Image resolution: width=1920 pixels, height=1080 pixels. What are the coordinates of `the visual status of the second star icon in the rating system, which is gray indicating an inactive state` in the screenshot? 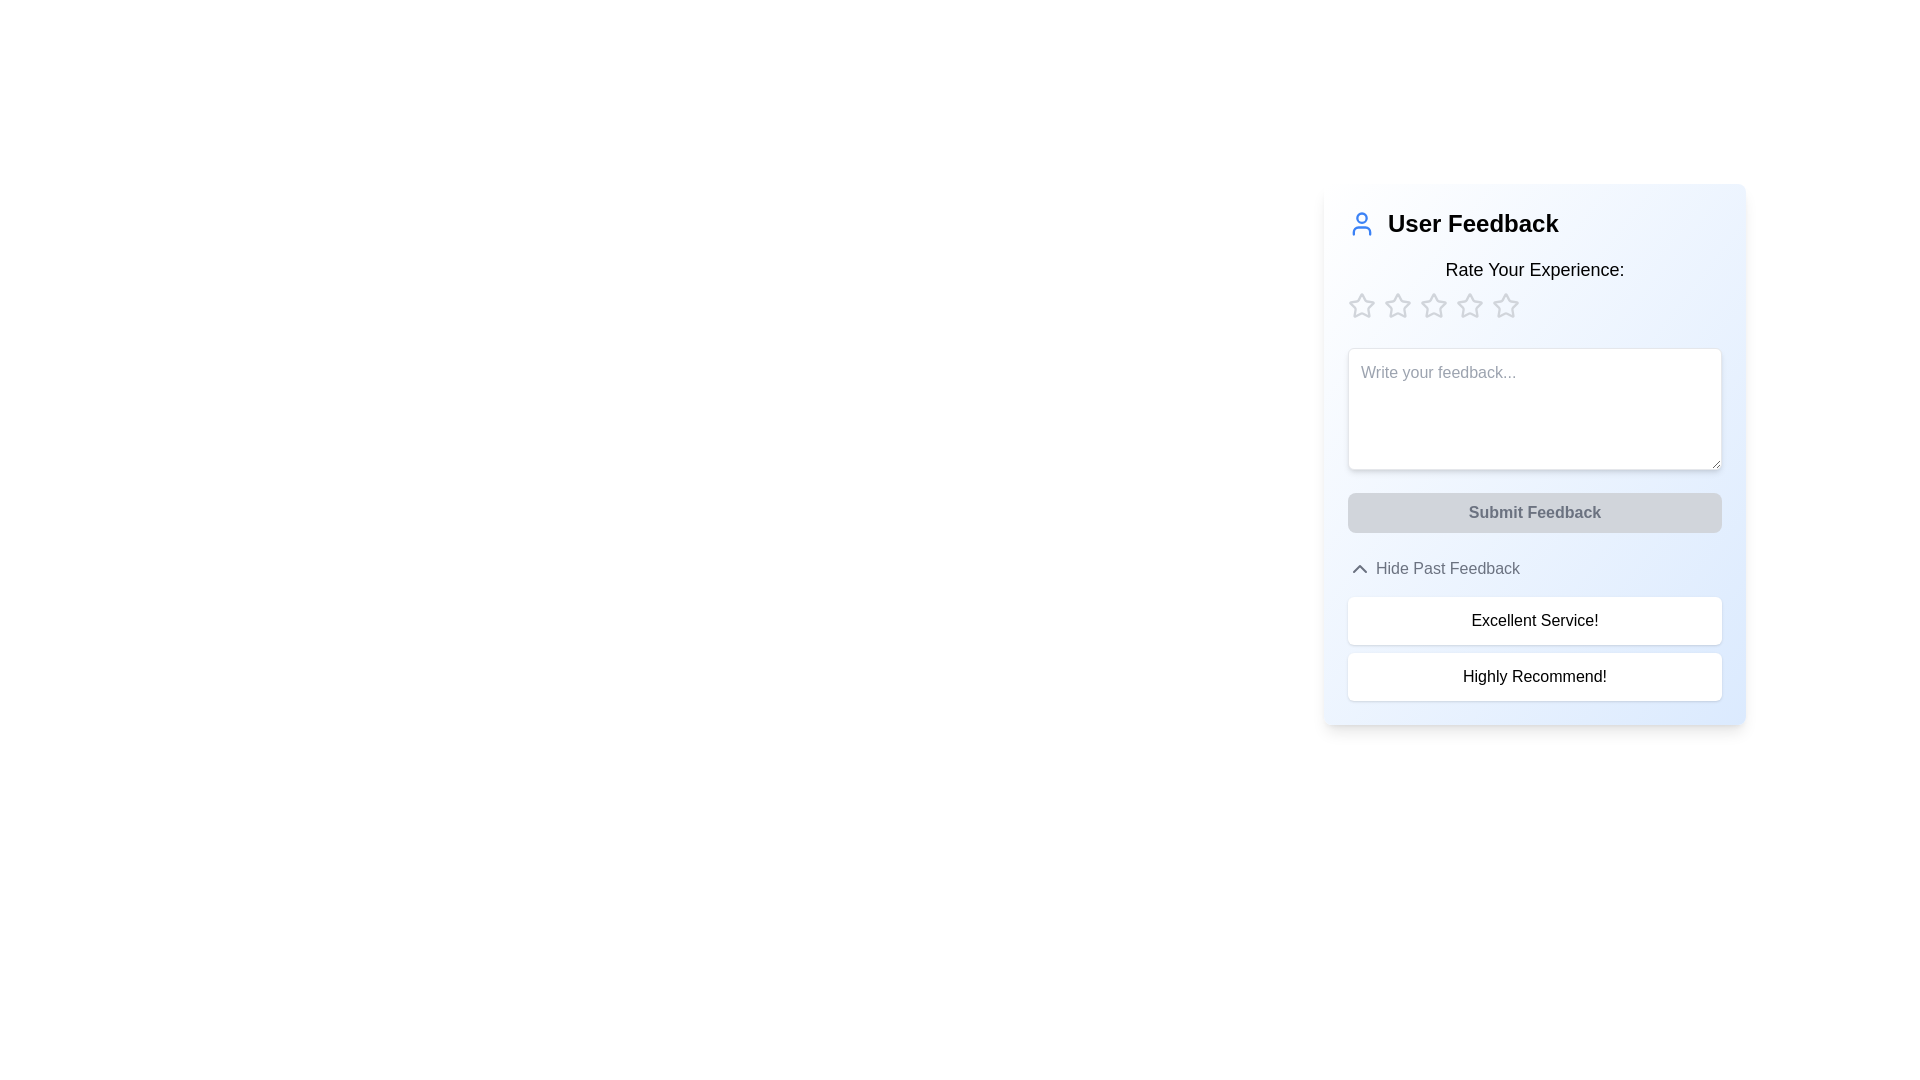 It's located at (1433, 305).